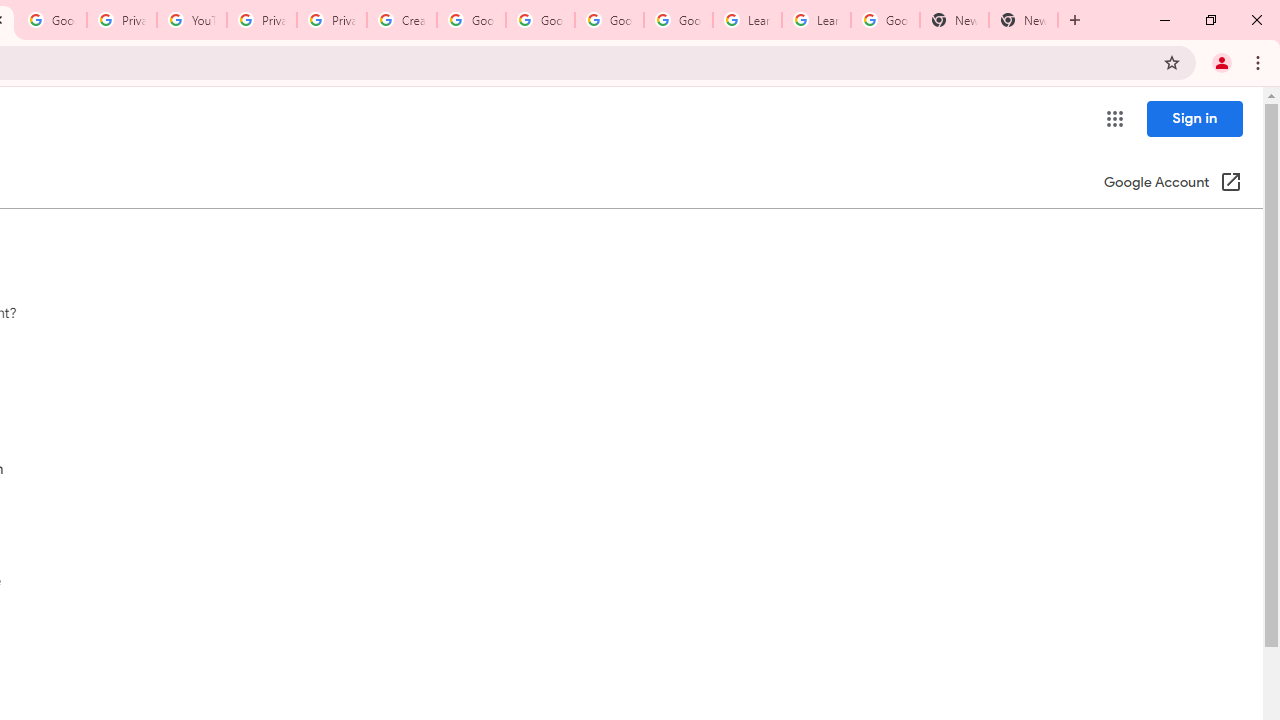 This screenshot has width=1280, height=720. I want to click on 'New Tab', so click(1024, 20).